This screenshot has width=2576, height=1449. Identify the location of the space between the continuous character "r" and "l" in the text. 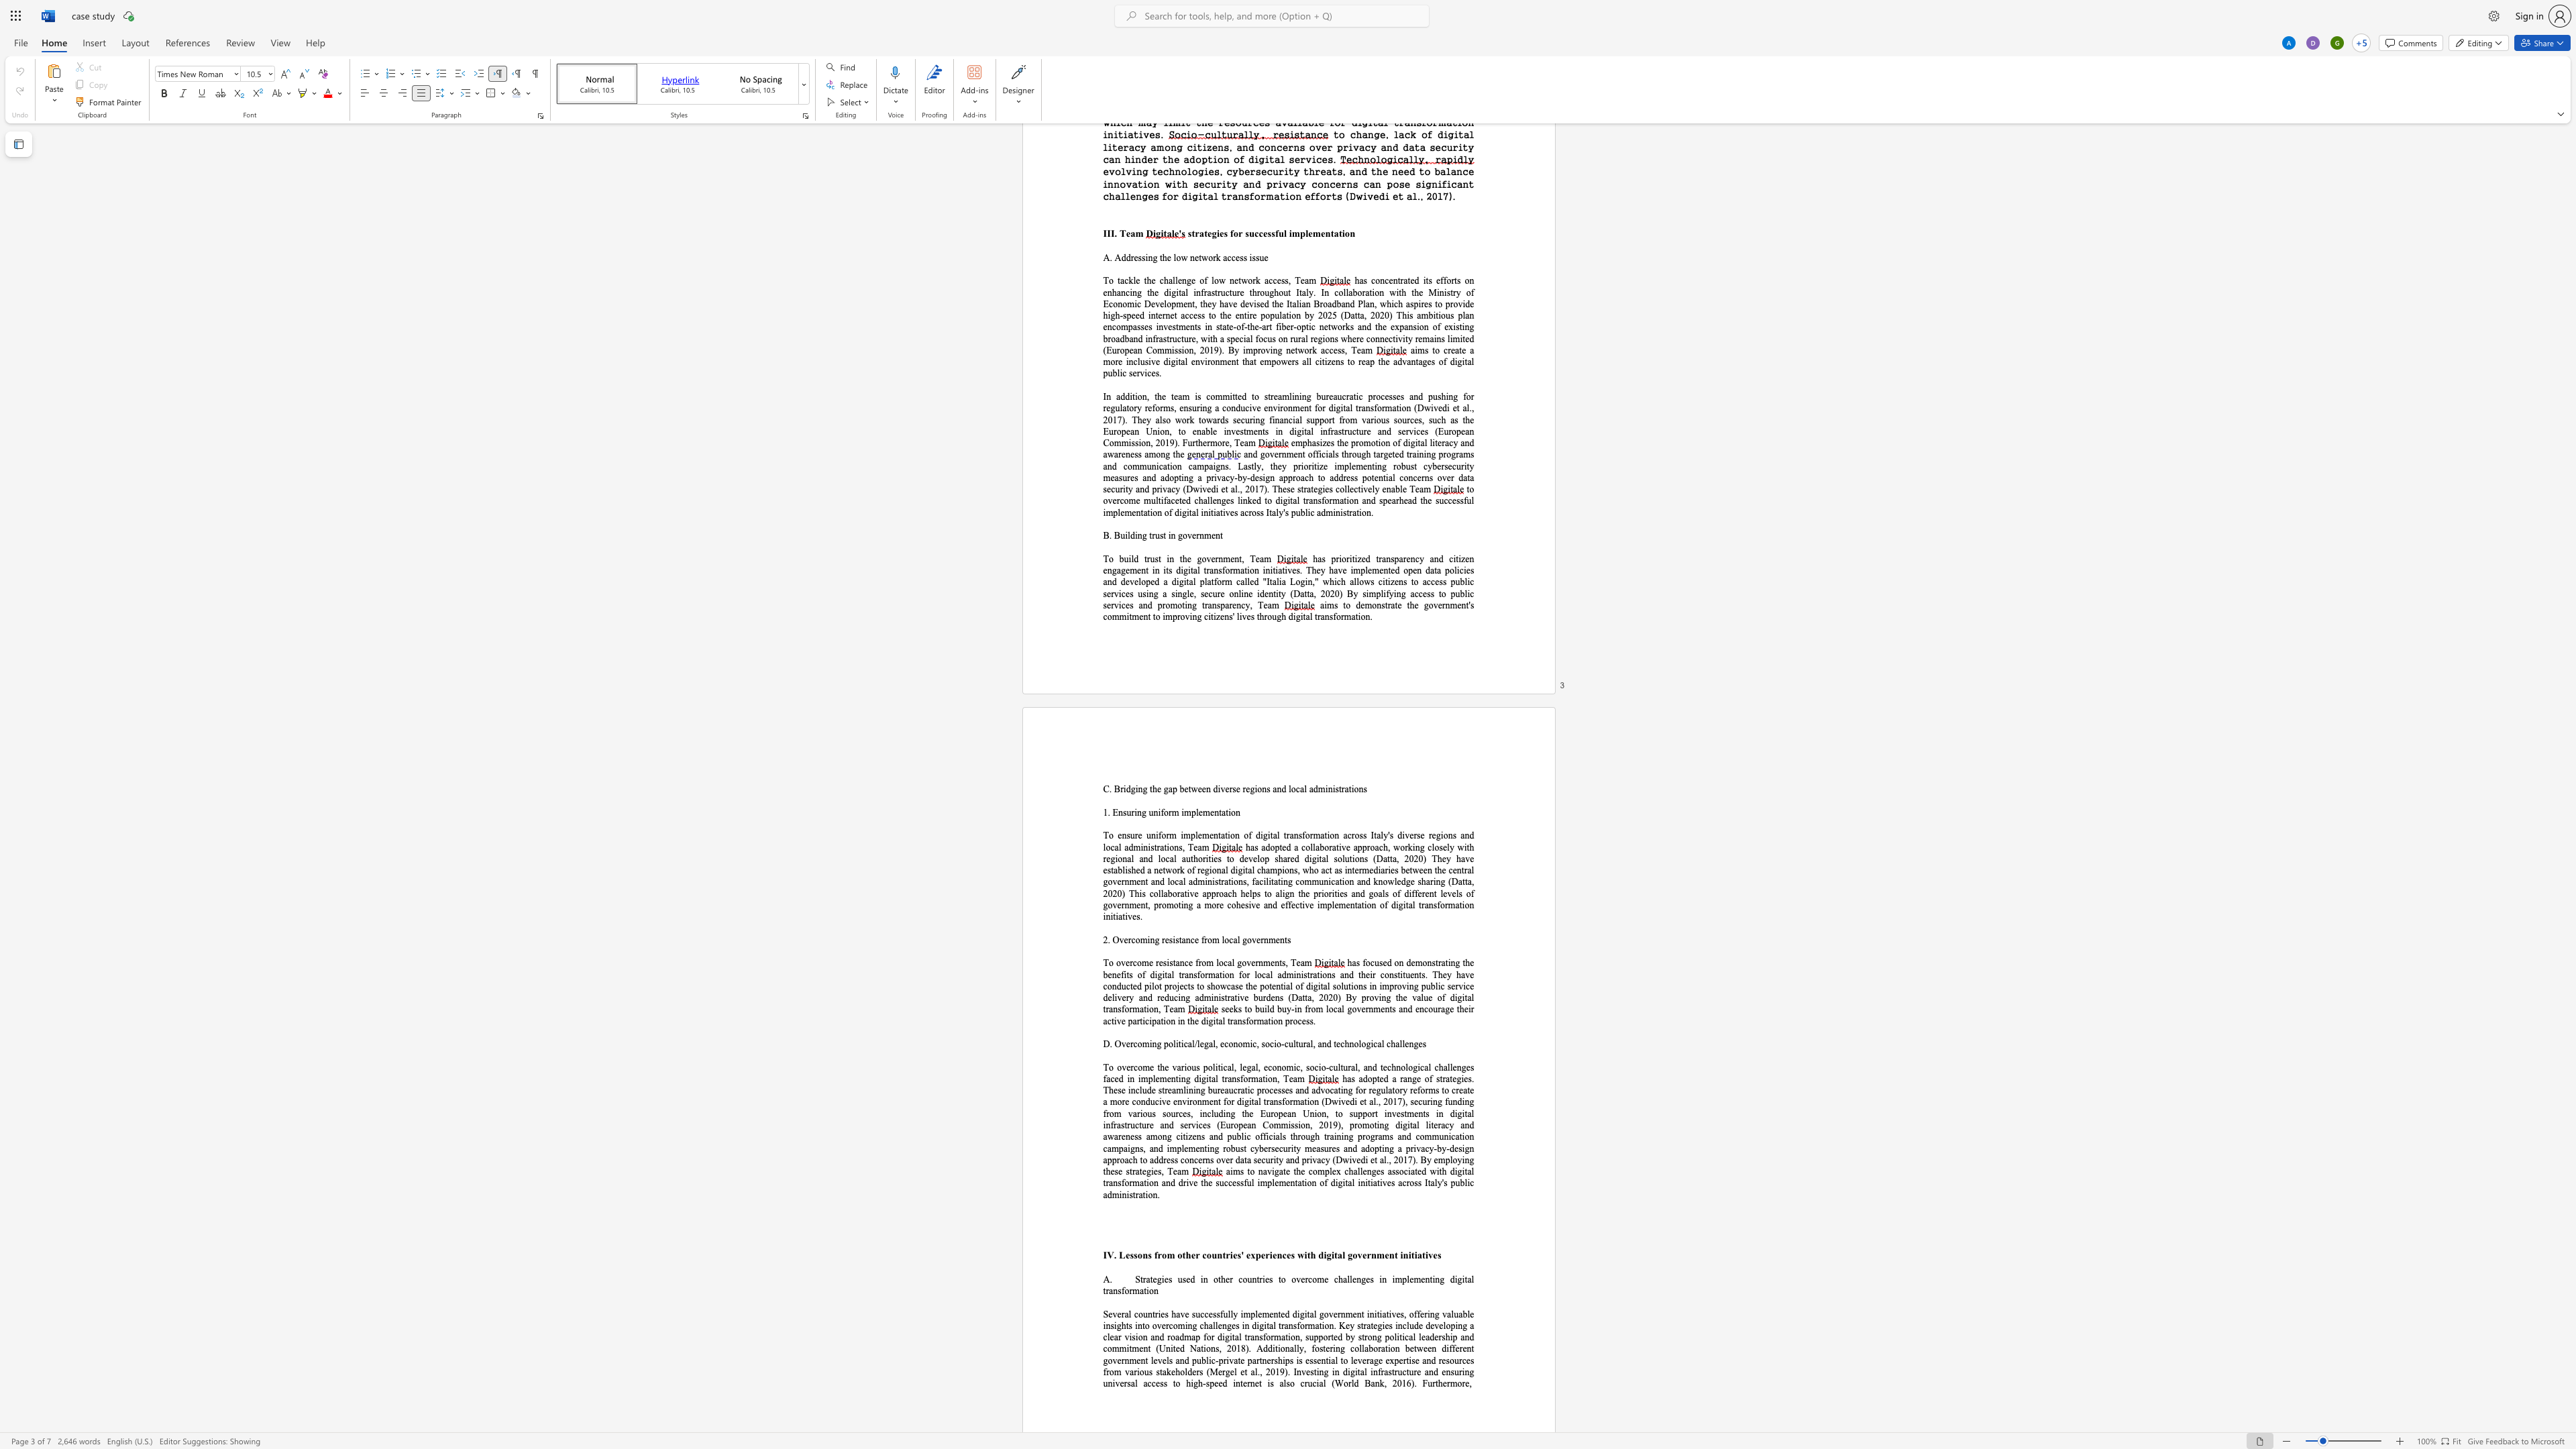
(1350, 1383).